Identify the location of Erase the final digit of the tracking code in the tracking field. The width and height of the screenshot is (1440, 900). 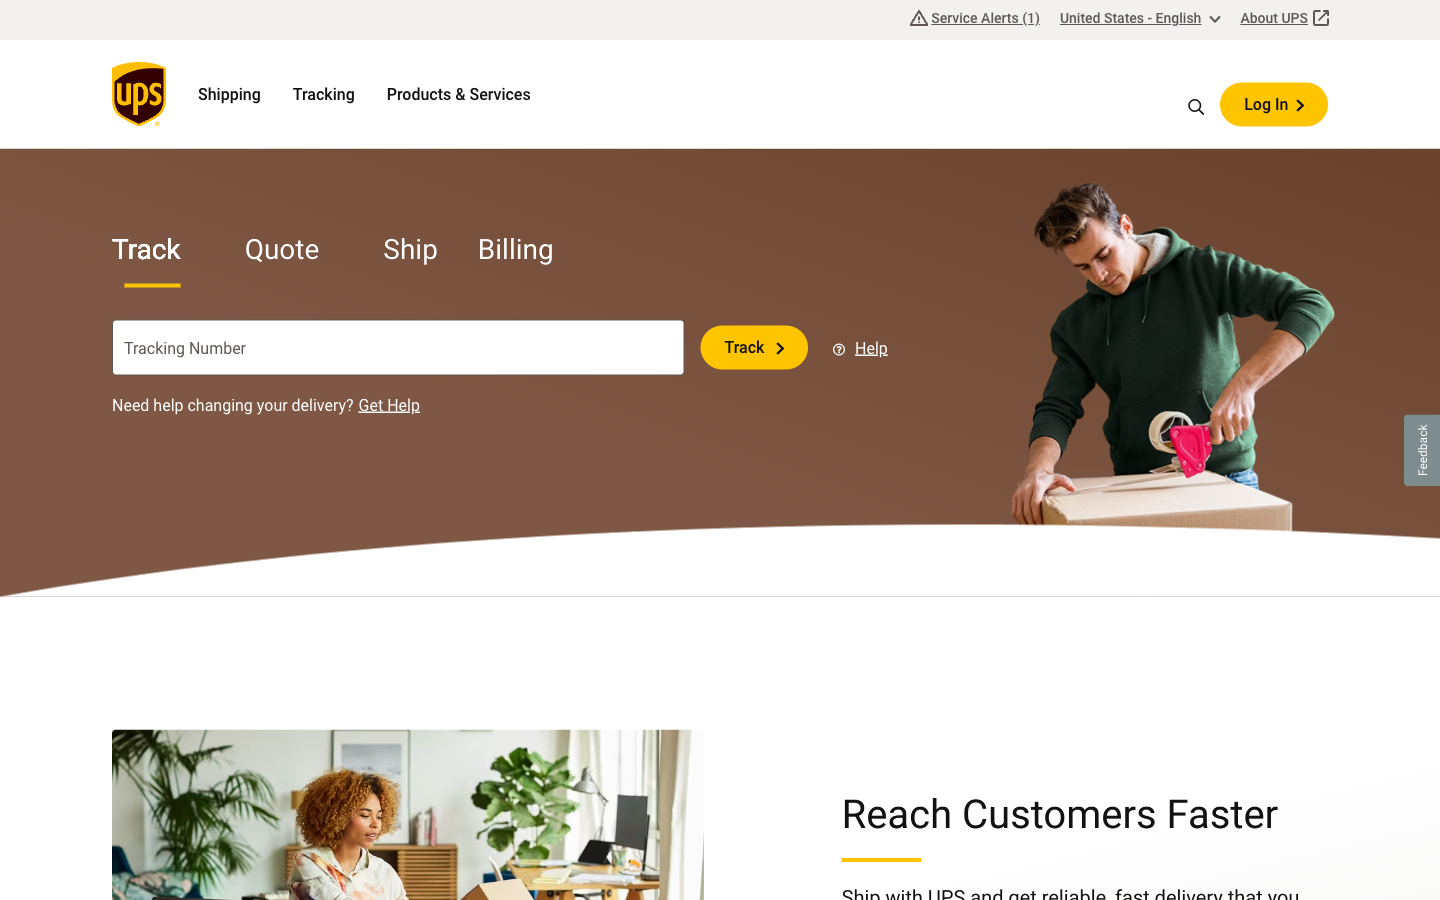
(589, 347).